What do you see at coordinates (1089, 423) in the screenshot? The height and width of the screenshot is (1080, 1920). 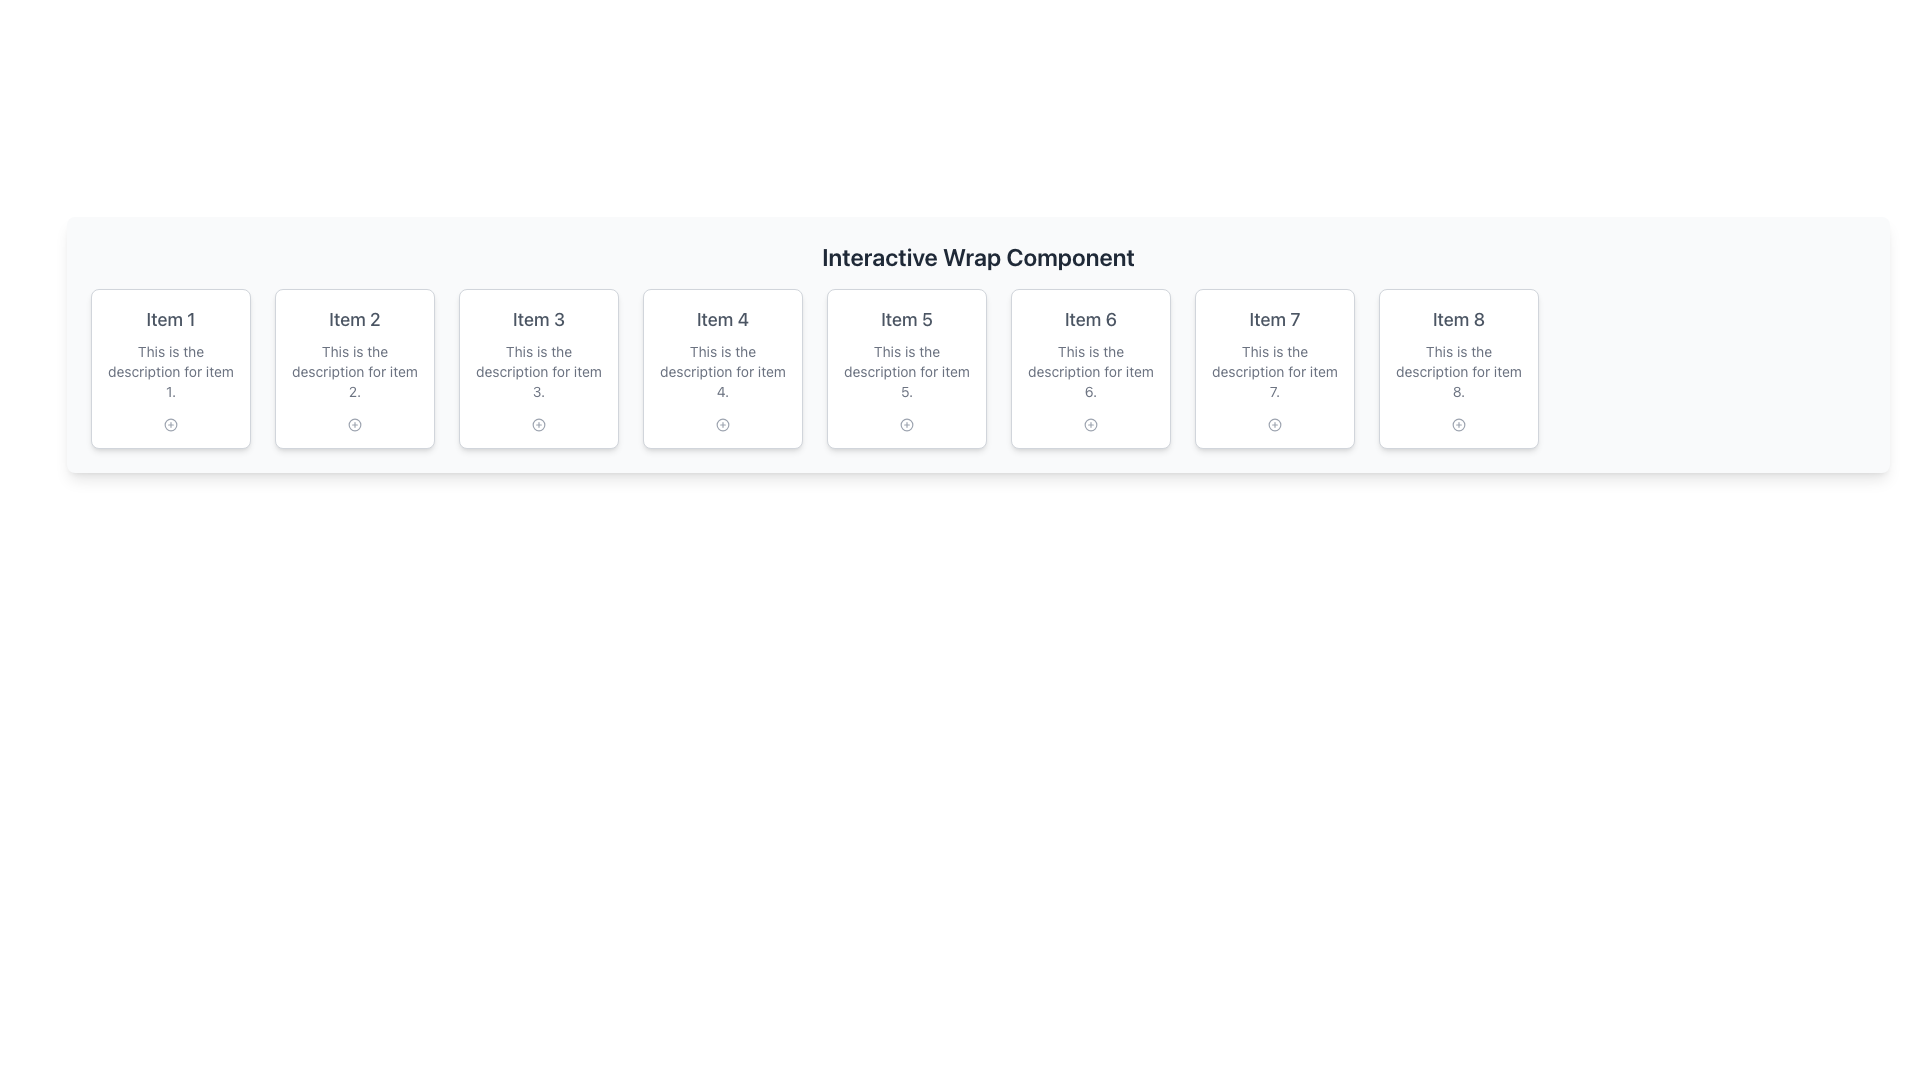 I see `the circular icon outlined in gray located within the panel labeled 'Item 6', which is centrally positioned beneath the description text` at bounding box center [1089, 423].